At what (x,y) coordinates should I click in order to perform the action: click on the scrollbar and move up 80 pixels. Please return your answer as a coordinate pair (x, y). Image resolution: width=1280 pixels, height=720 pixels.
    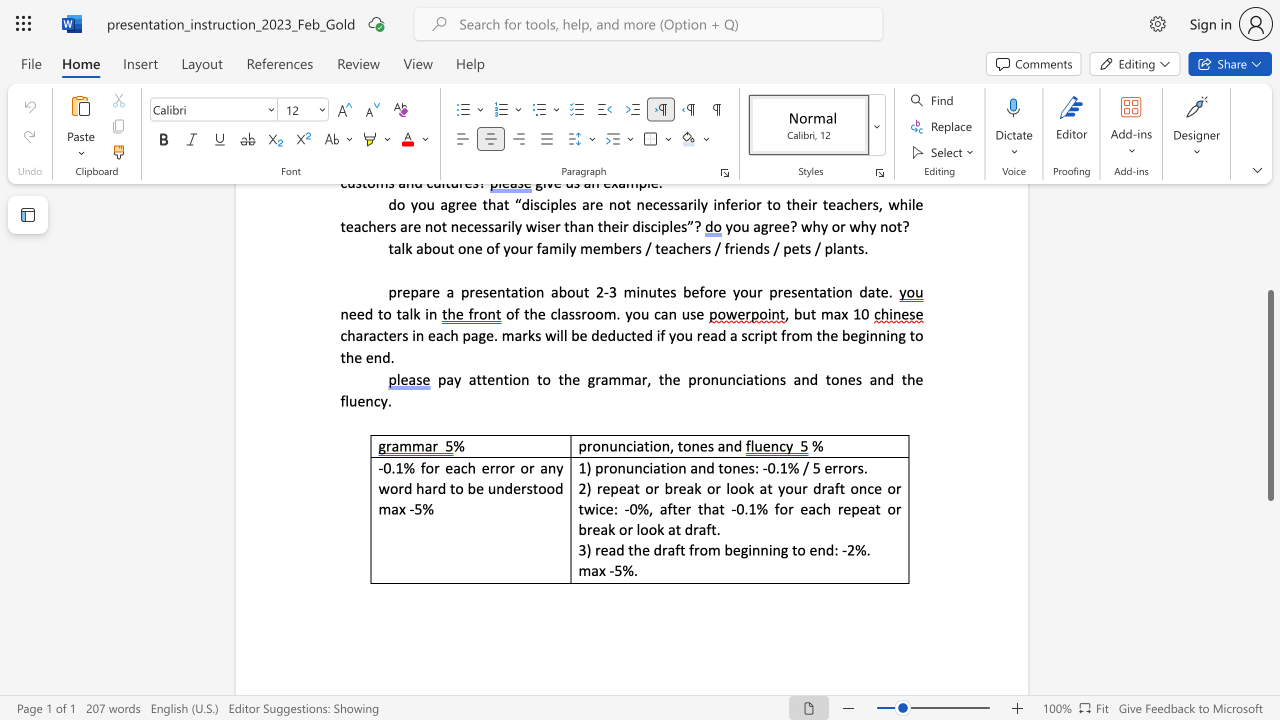
    Looking at the image, I should click on (1269, 395).